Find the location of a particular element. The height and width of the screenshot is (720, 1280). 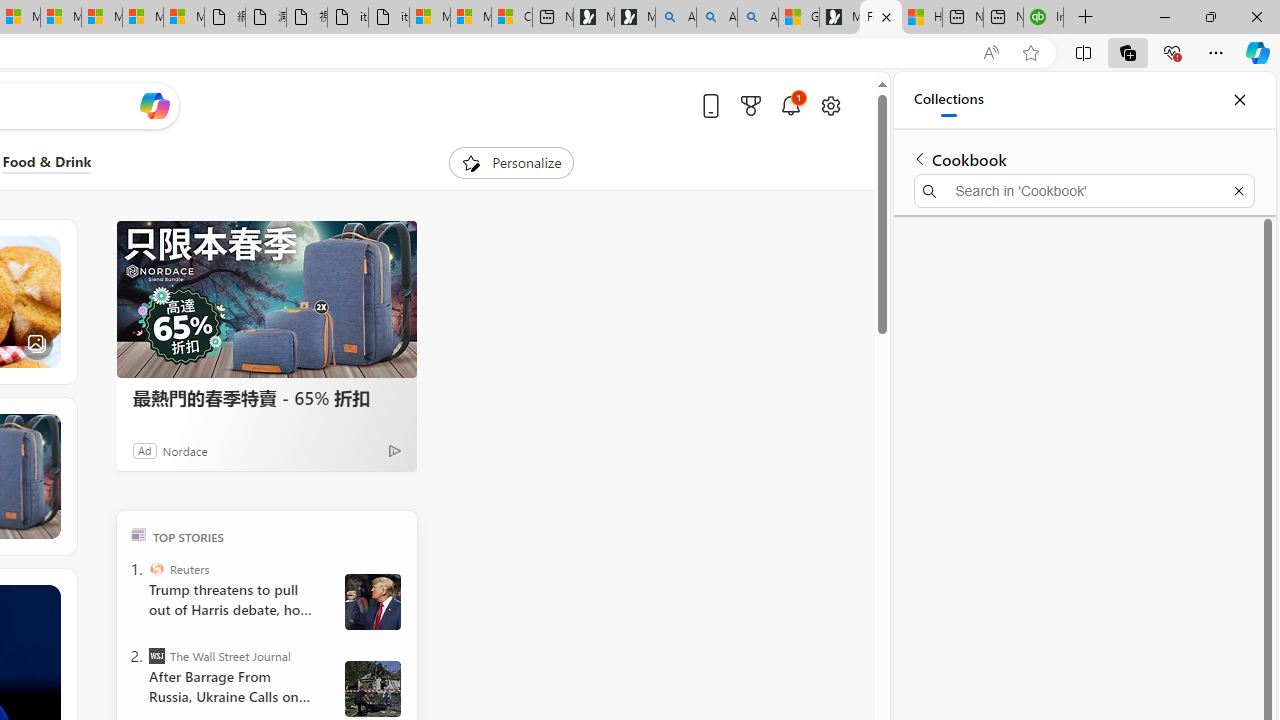

'Reuters' is located at coordinates (155, 568).